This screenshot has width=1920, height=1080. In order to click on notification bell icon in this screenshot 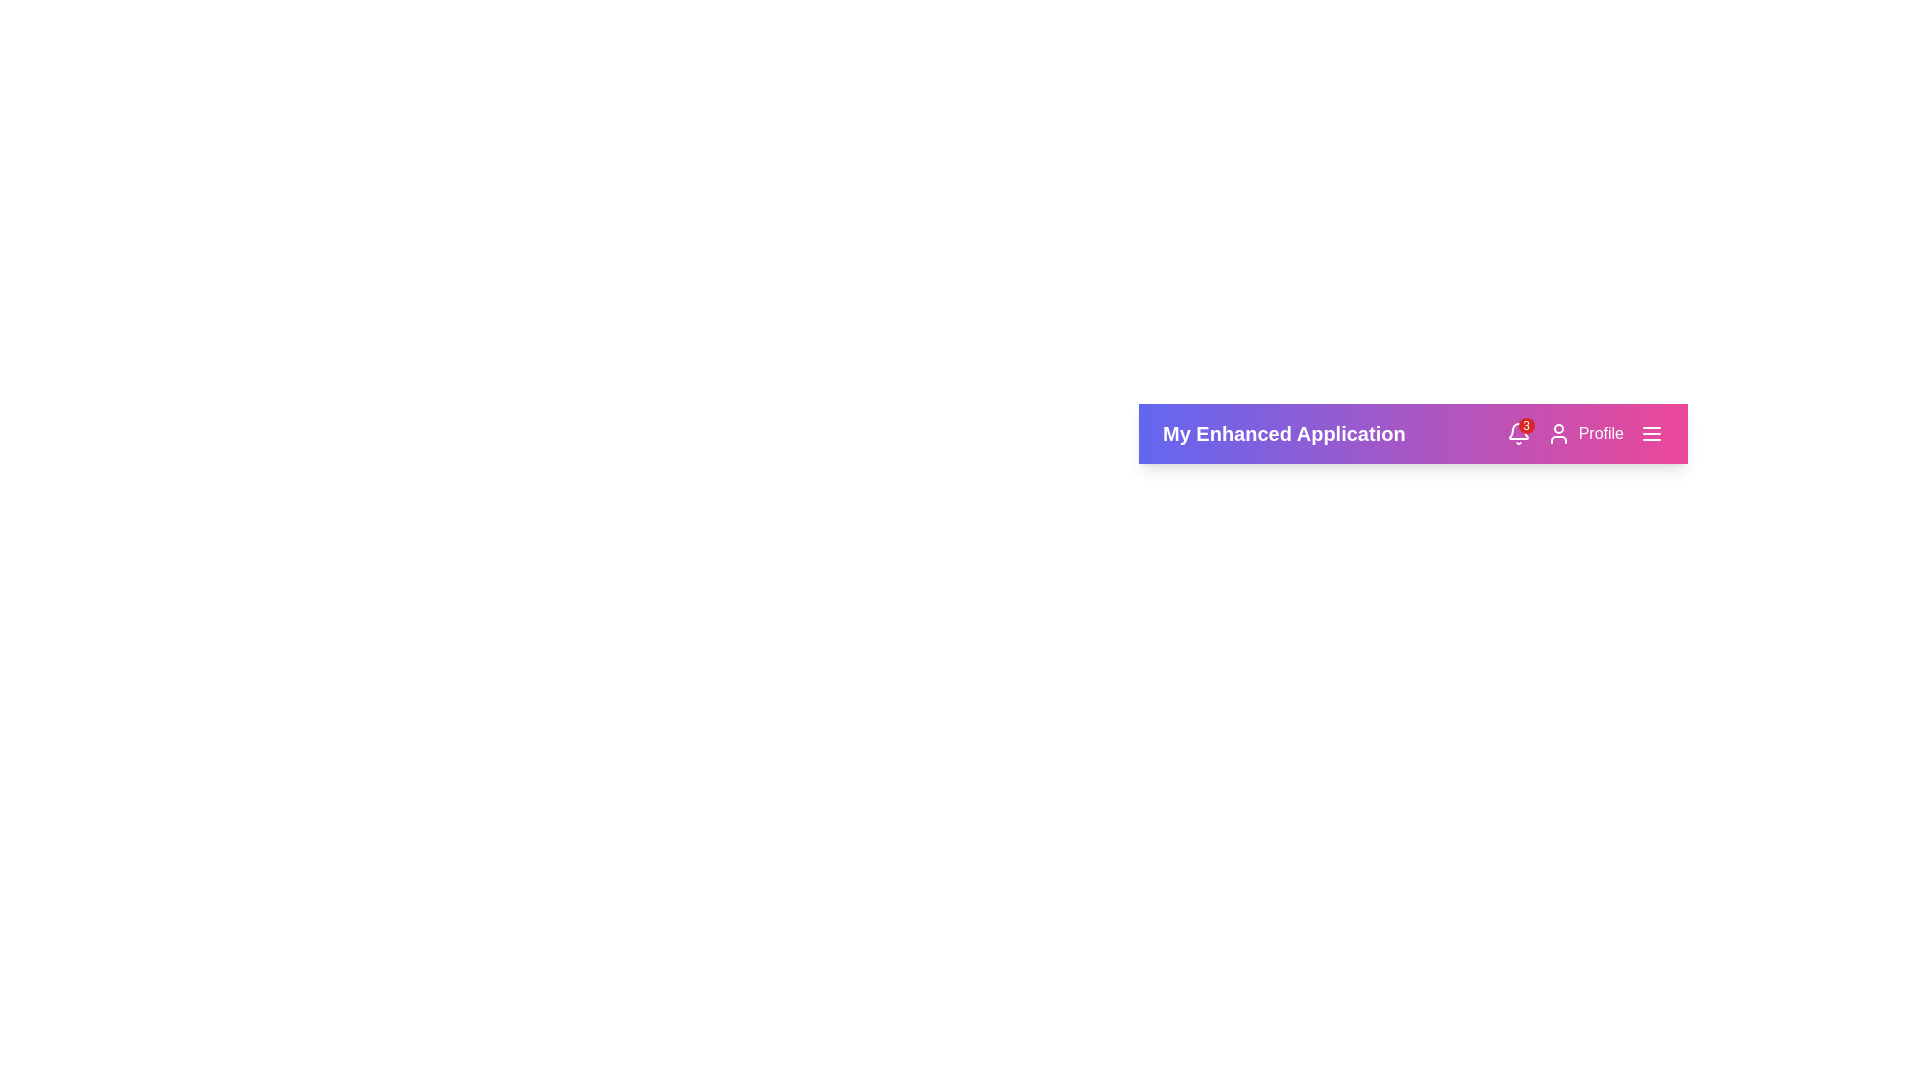, I will do `click(1518, 433)`.